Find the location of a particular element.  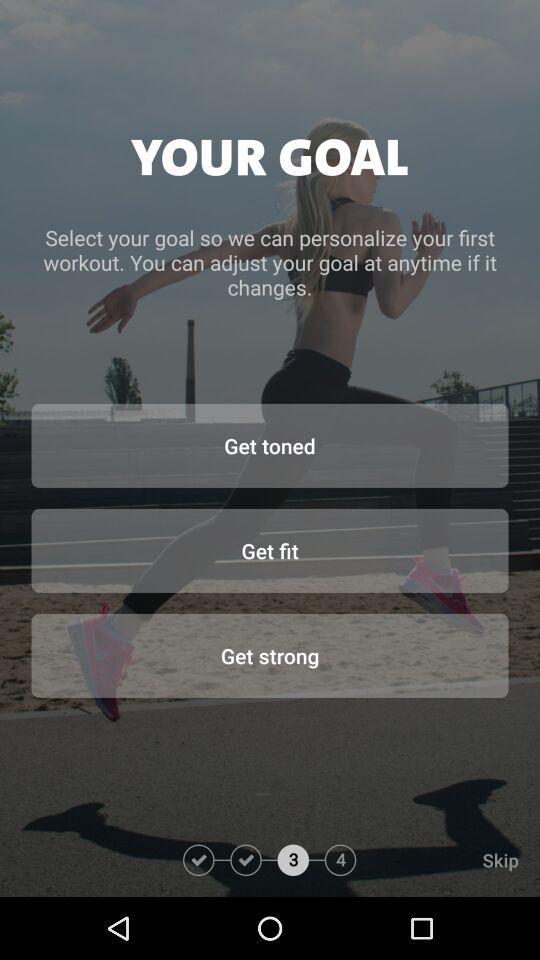

the item below select your goal item is located at coordinates (270, 445).